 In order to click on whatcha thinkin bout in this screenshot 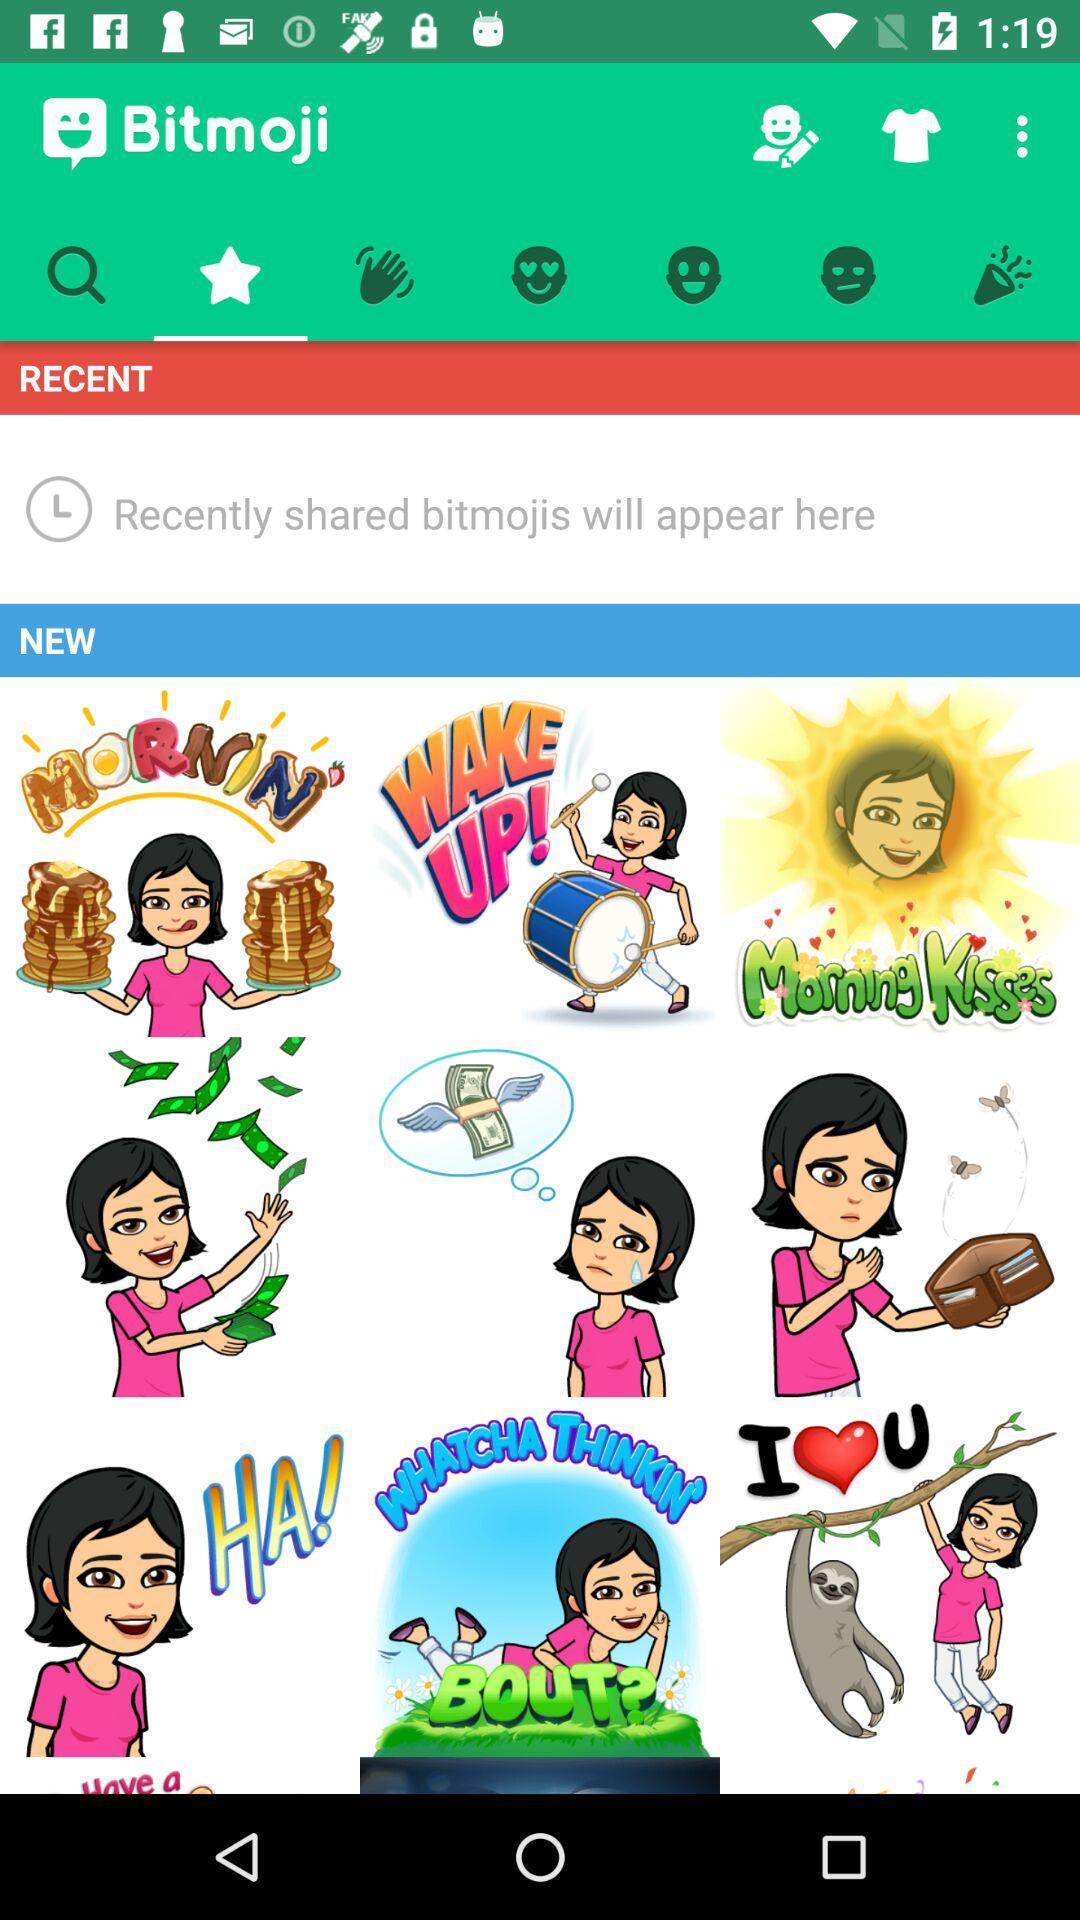, I will do `click(540, 1576)`.